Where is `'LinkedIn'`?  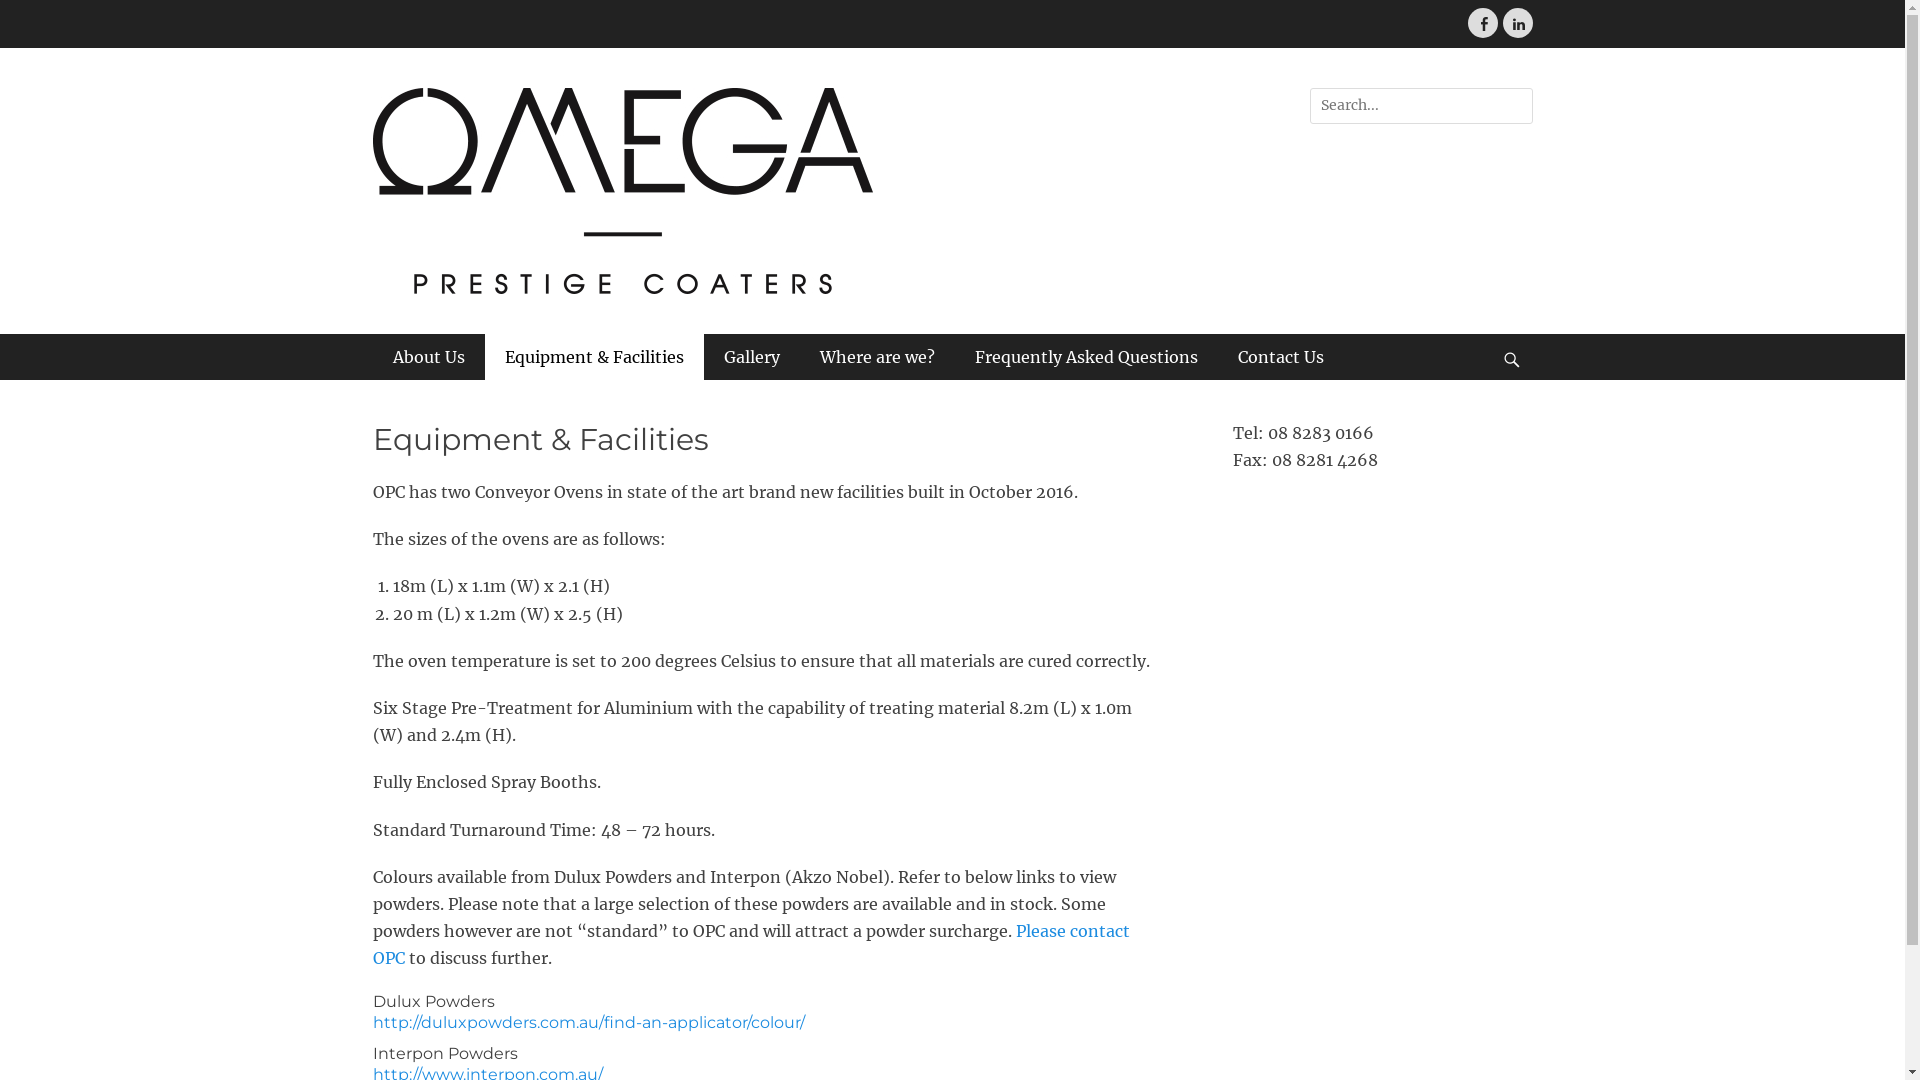 'LinkedIn' is located at coordinates (1502, 23).